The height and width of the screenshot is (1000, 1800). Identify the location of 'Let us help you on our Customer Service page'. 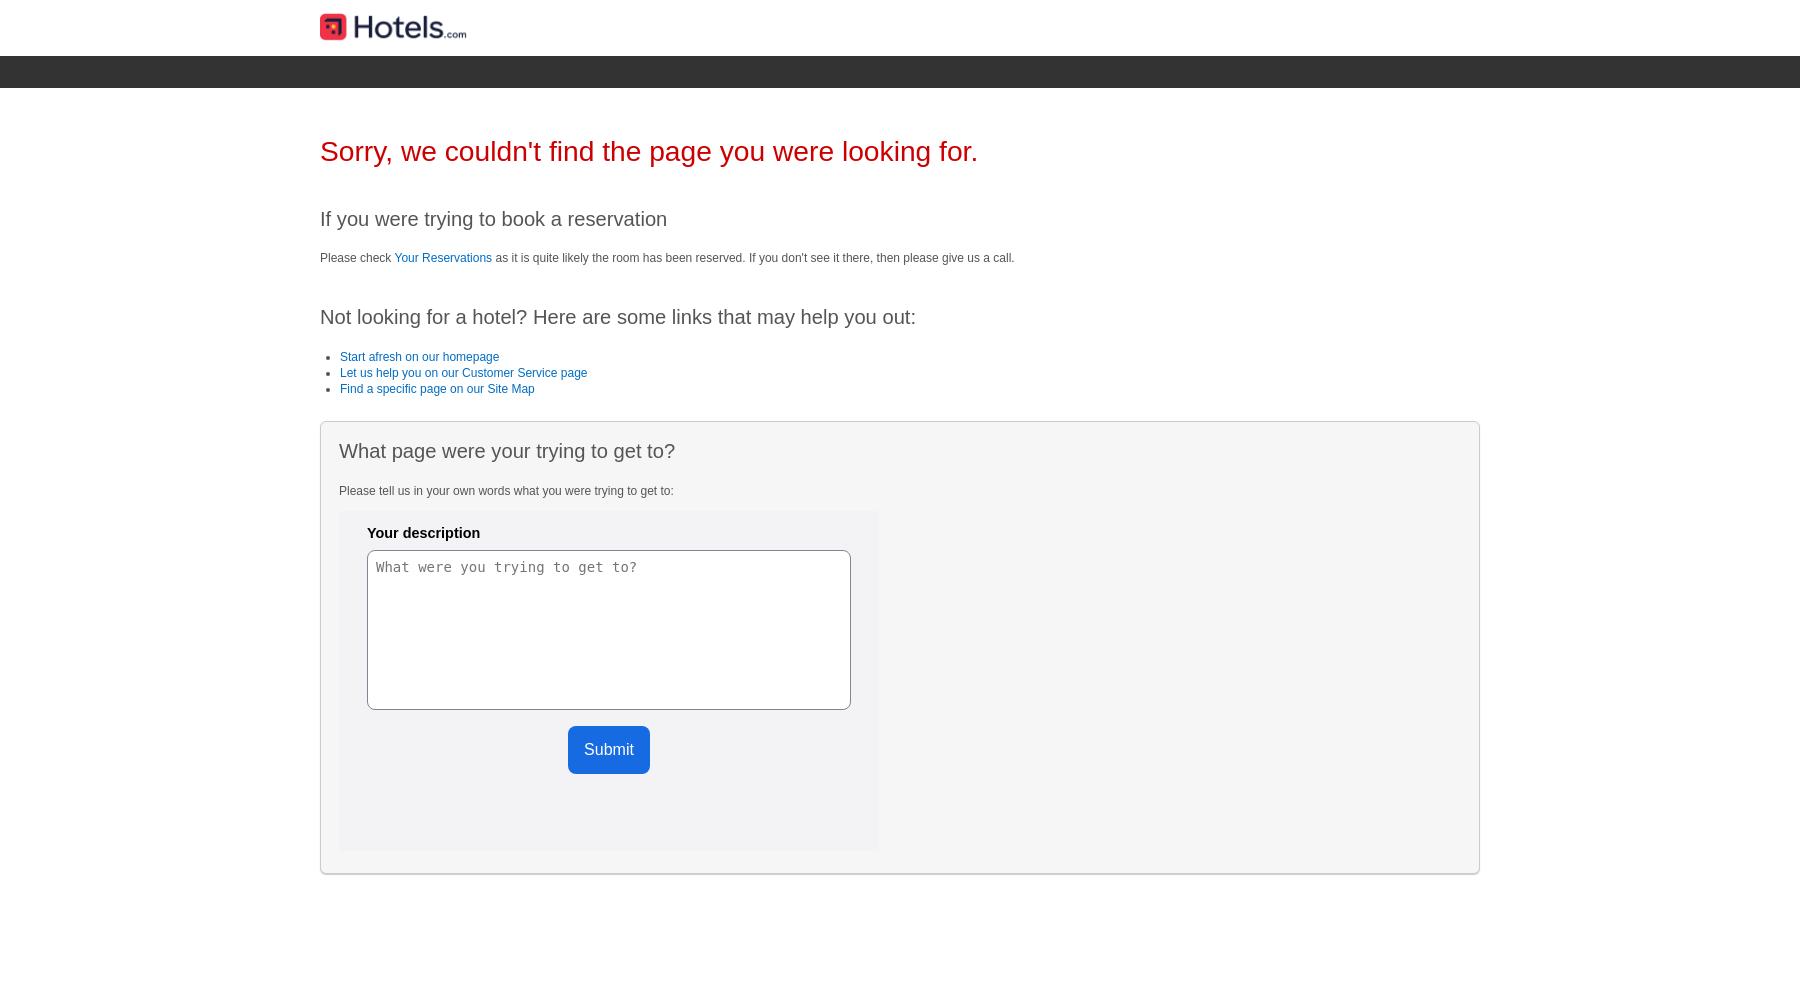
(340, 371).